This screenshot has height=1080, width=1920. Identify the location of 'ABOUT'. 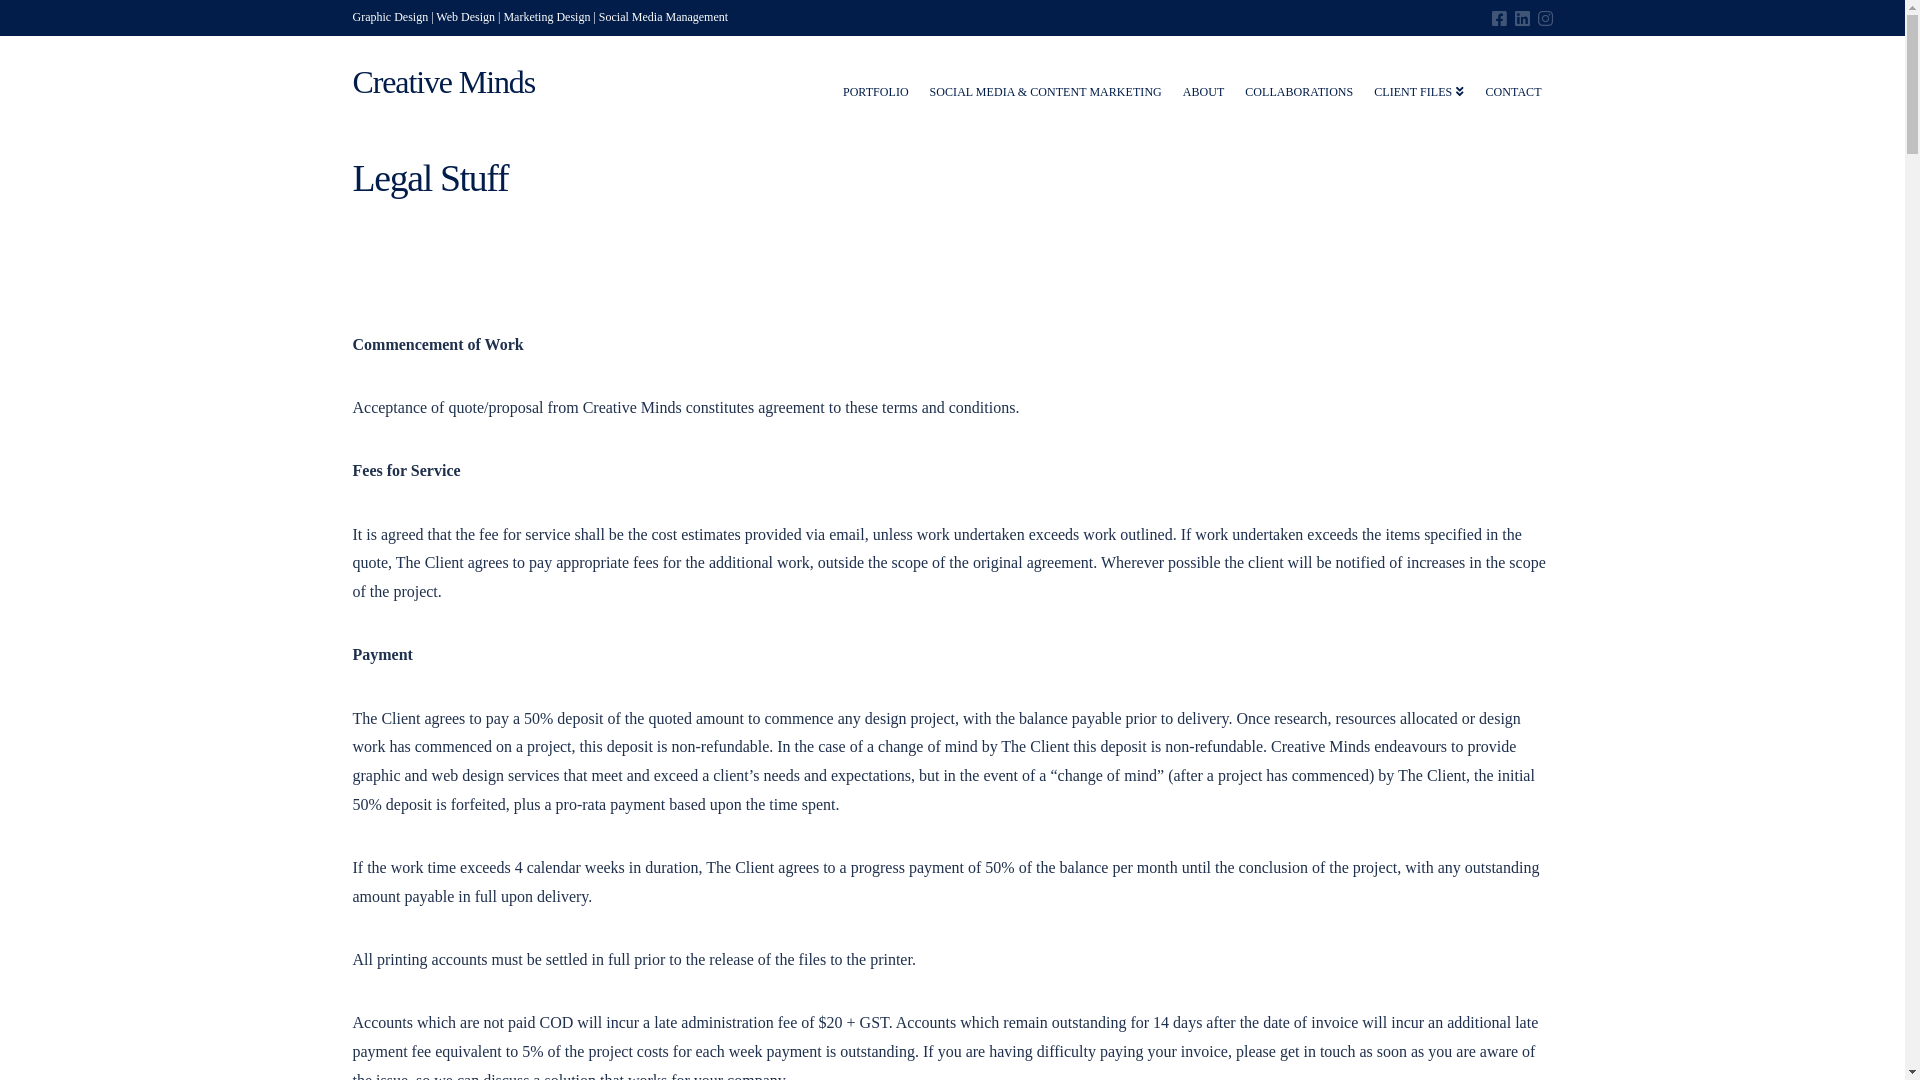
(1203, 80).